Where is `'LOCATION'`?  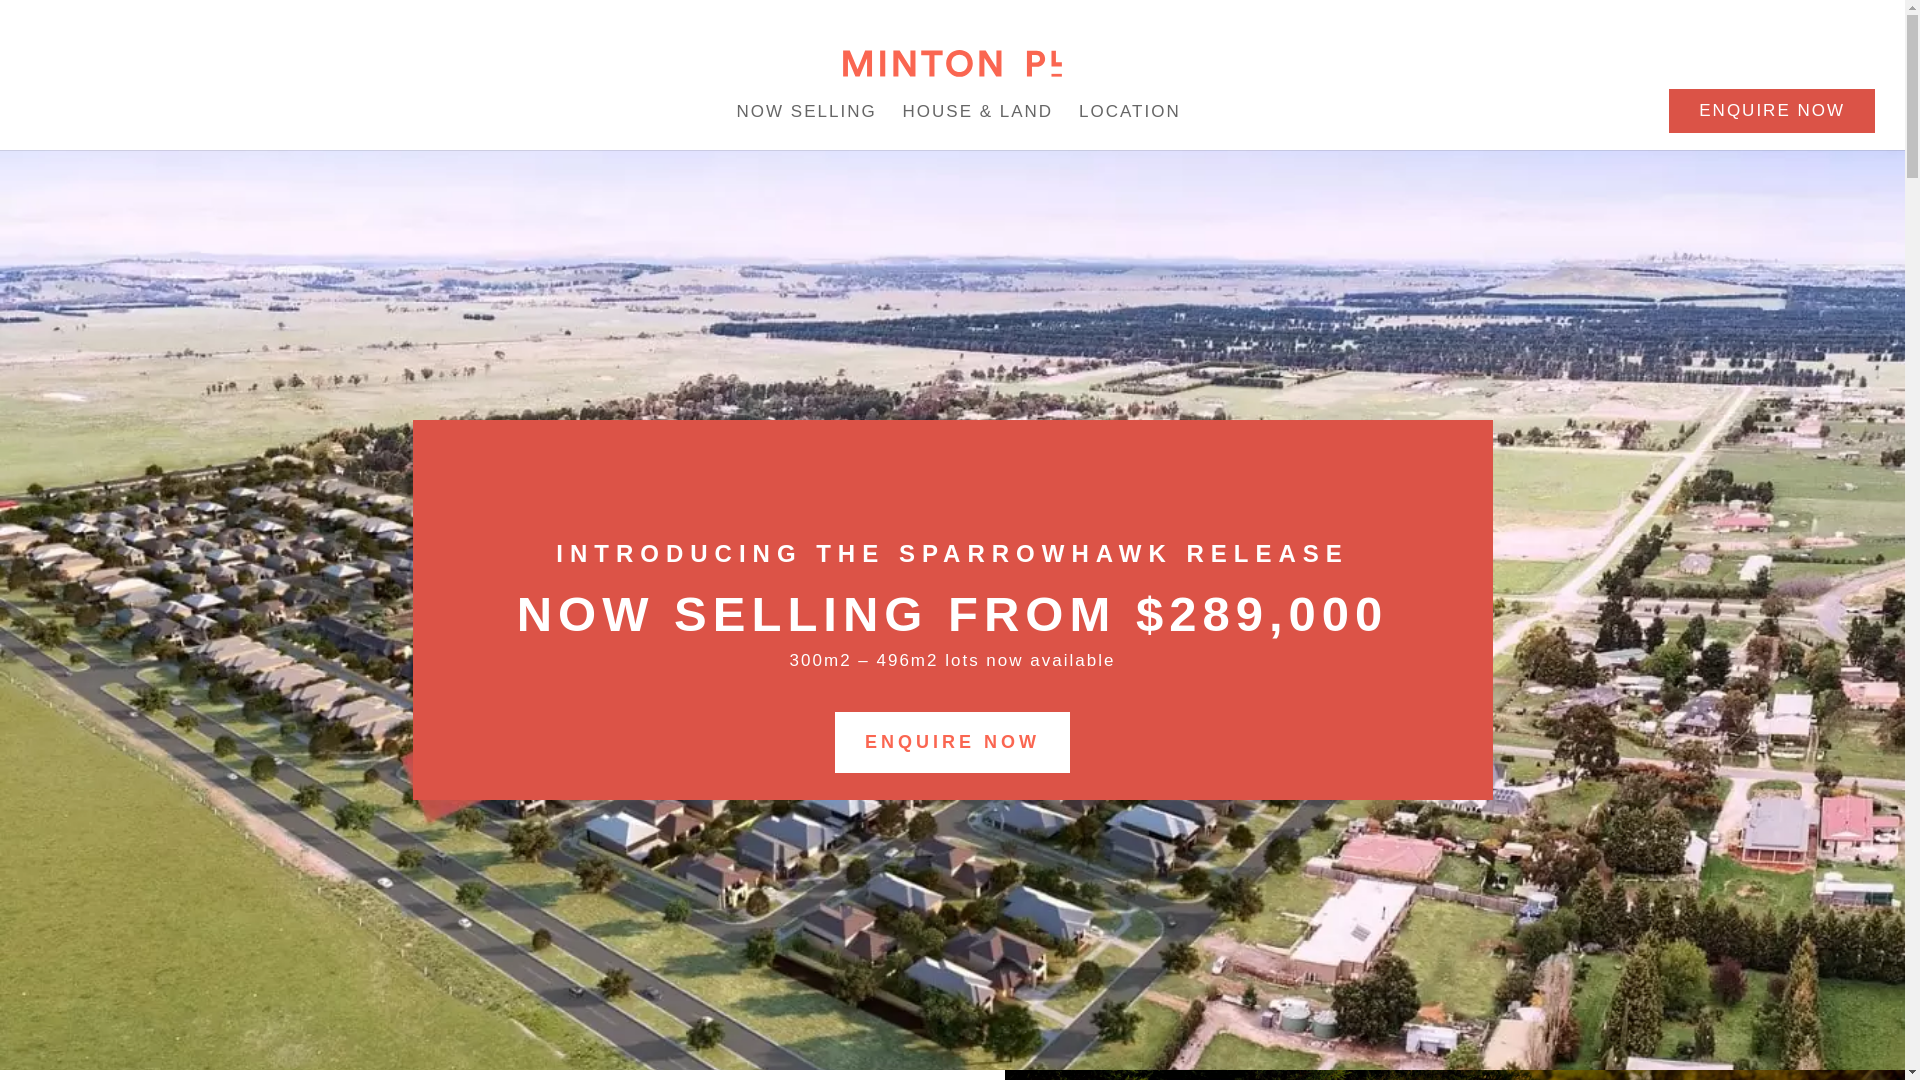
'LOCATION' is located at coordinates (1129, 115).